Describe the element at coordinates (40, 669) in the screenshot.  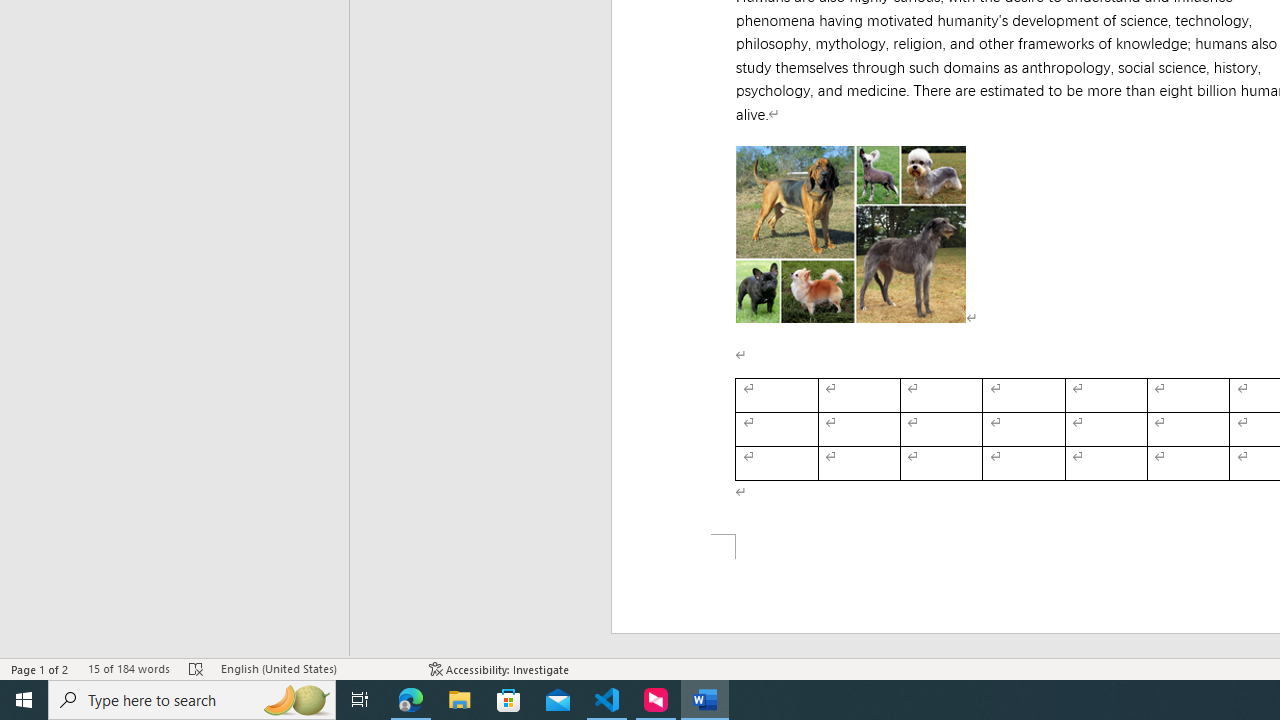
I see `'Page Number Page 1 of 2'` at that location.